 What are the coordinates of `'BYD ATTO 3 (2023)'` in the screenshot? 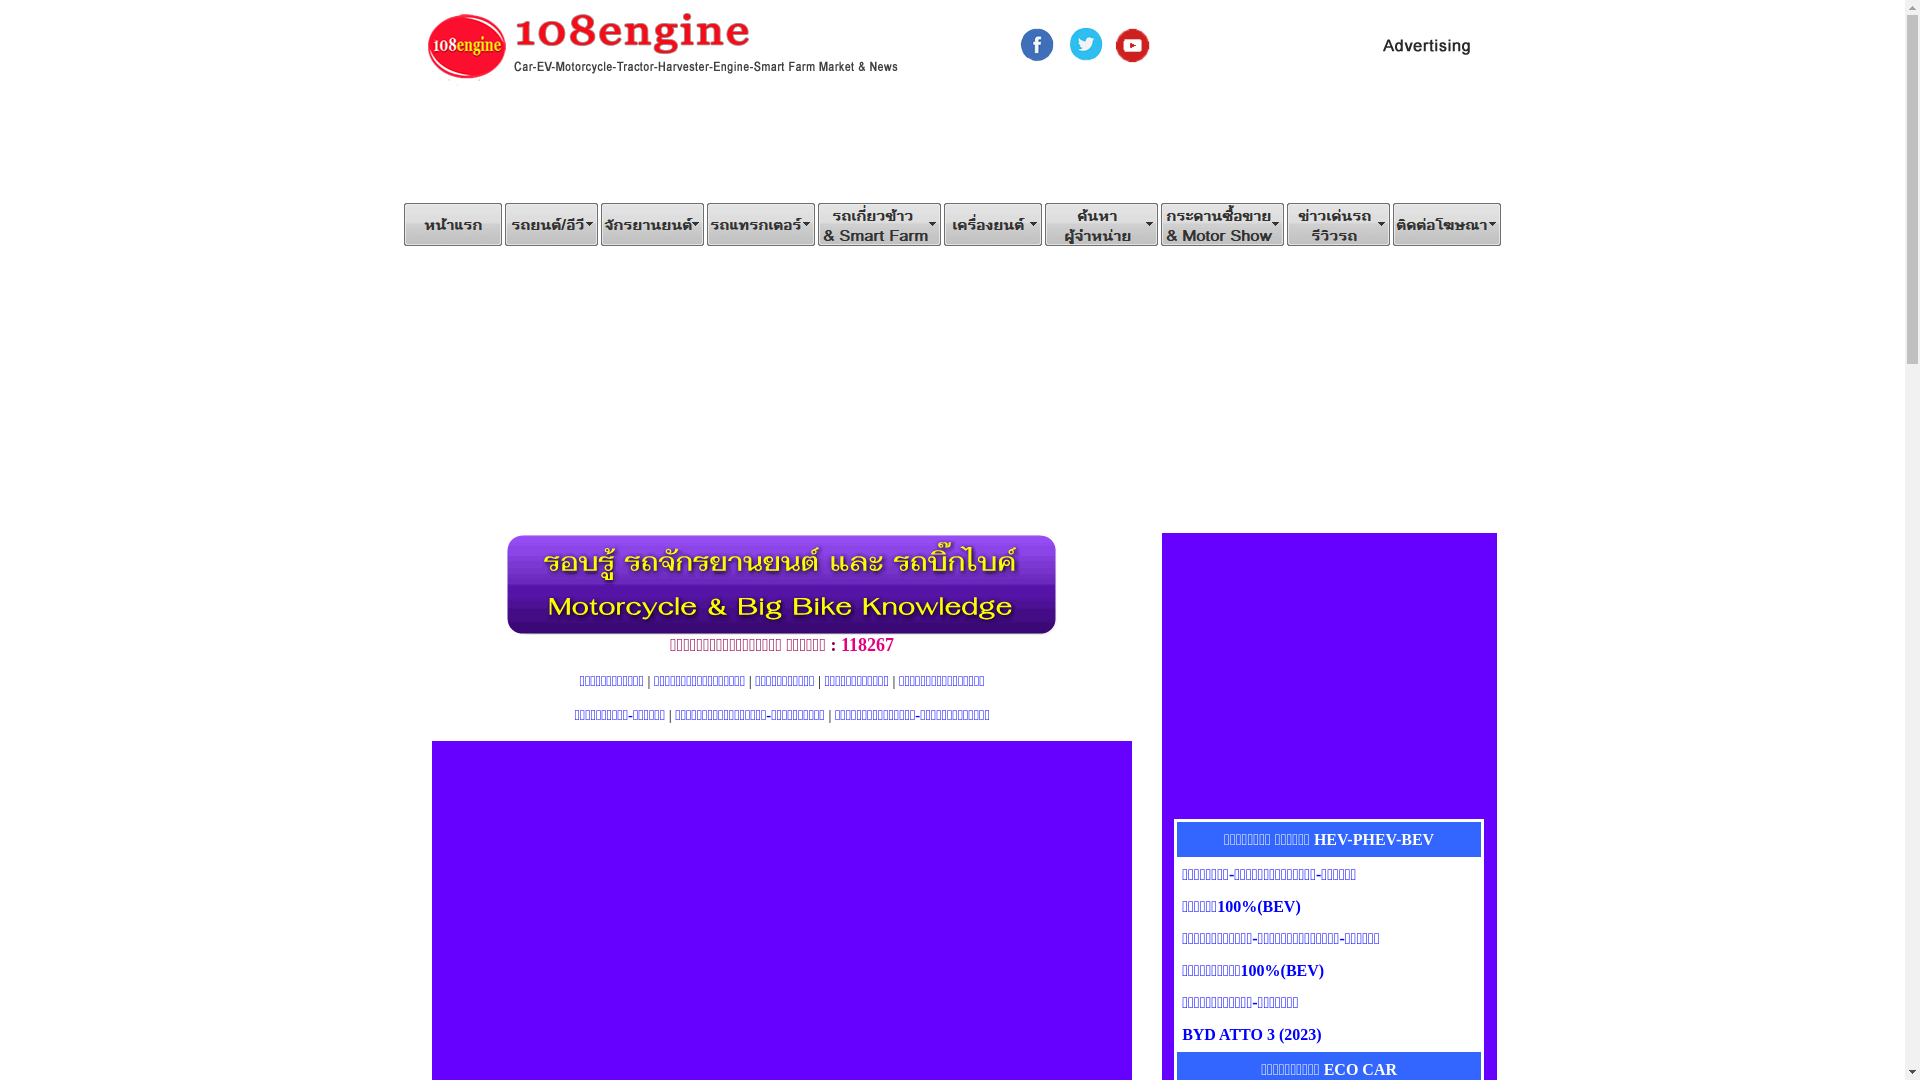 It's located at (1250, 1034).